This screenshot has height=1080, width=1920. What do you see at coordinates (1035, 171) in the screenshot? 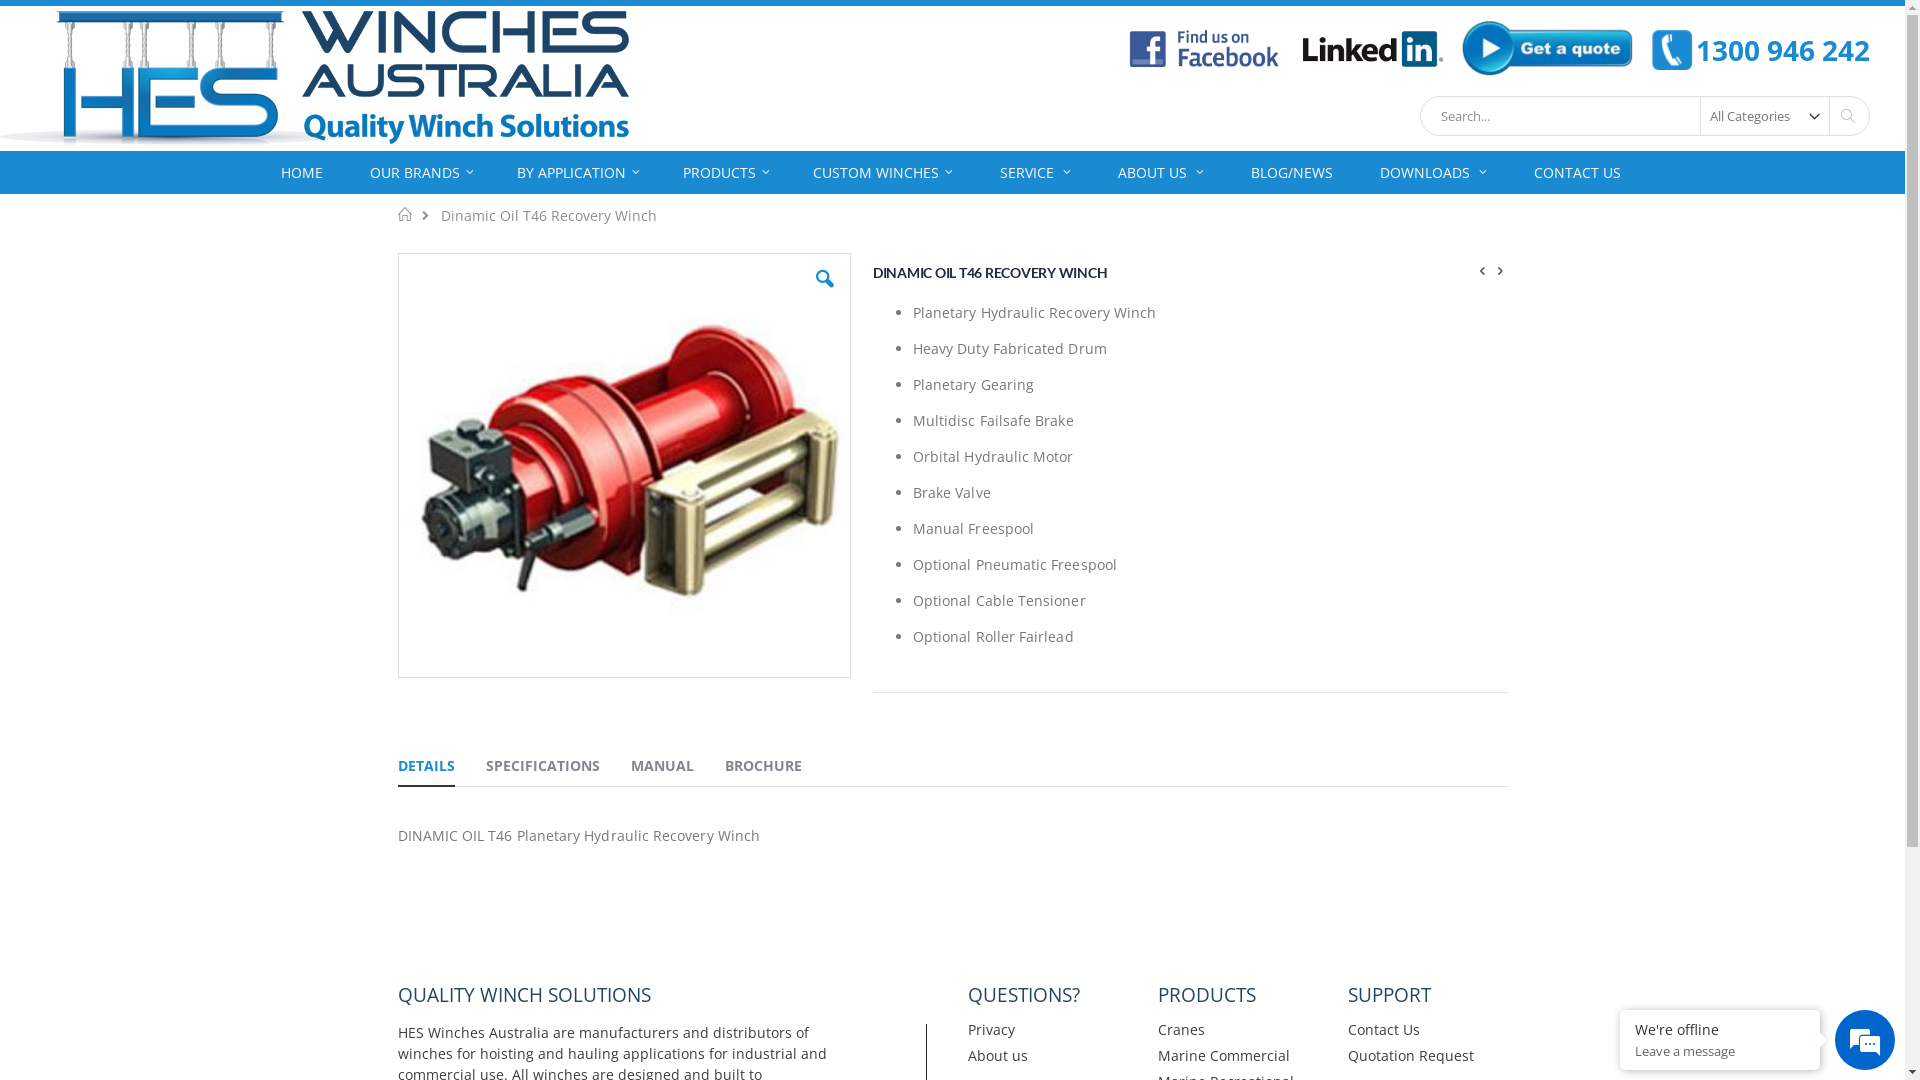
I see `'SERVICE'` at bounding box center [1035, 171].